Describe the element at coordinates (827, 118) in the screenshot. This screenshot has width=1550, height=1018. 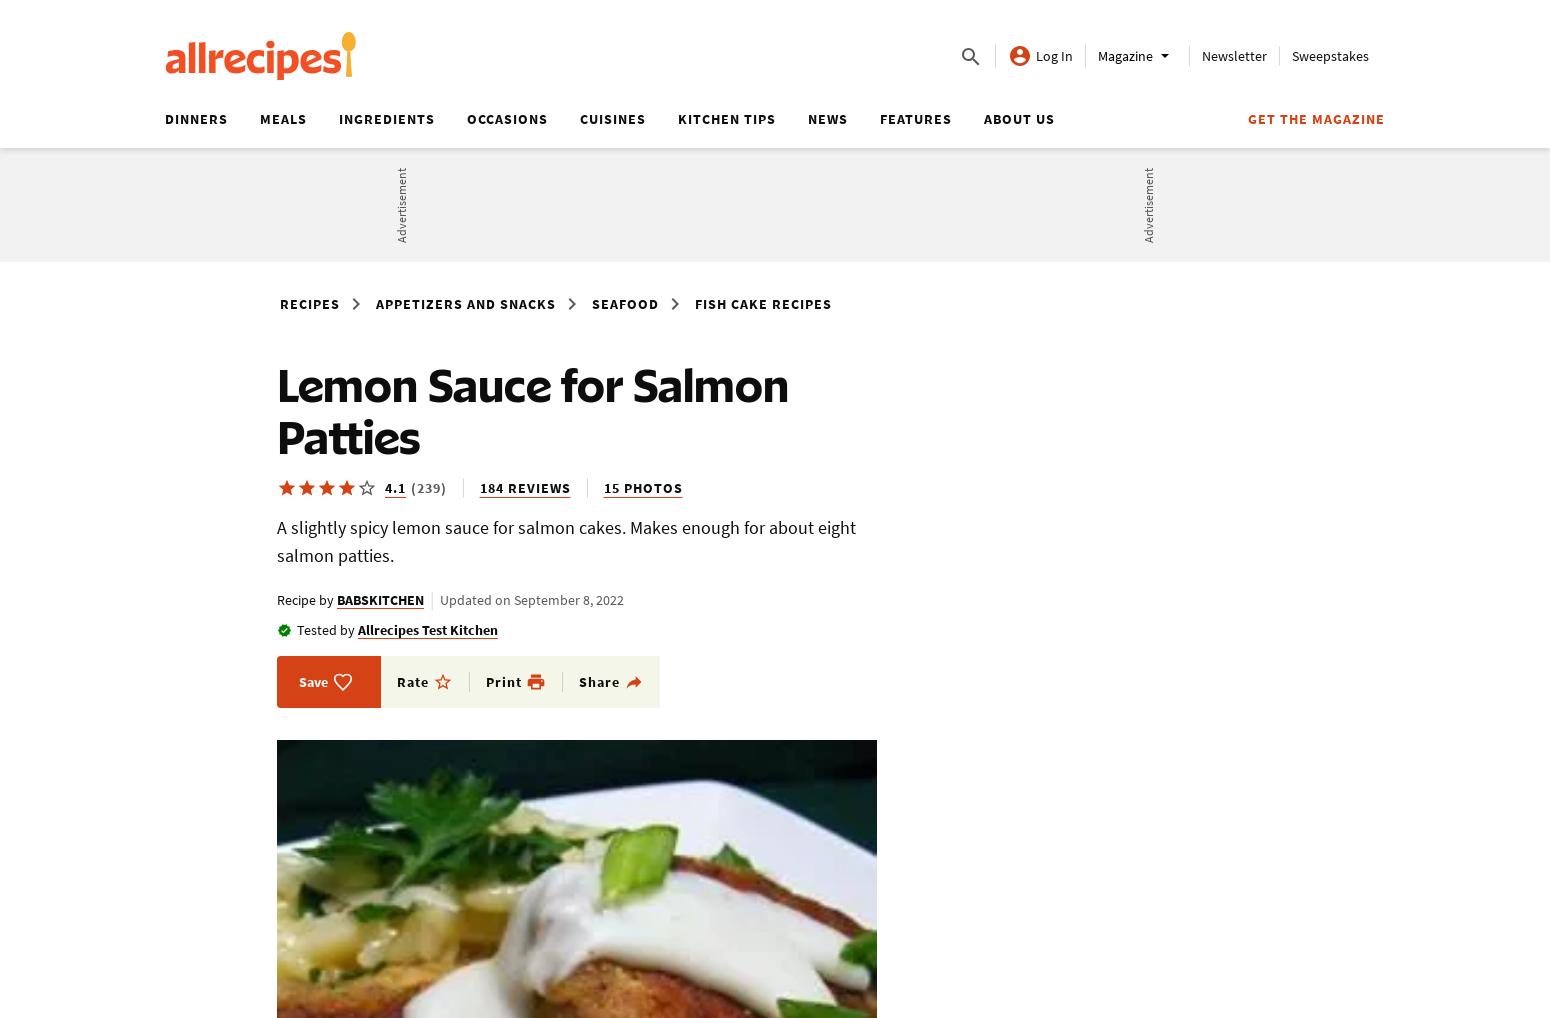
I see `'News'` at that location.